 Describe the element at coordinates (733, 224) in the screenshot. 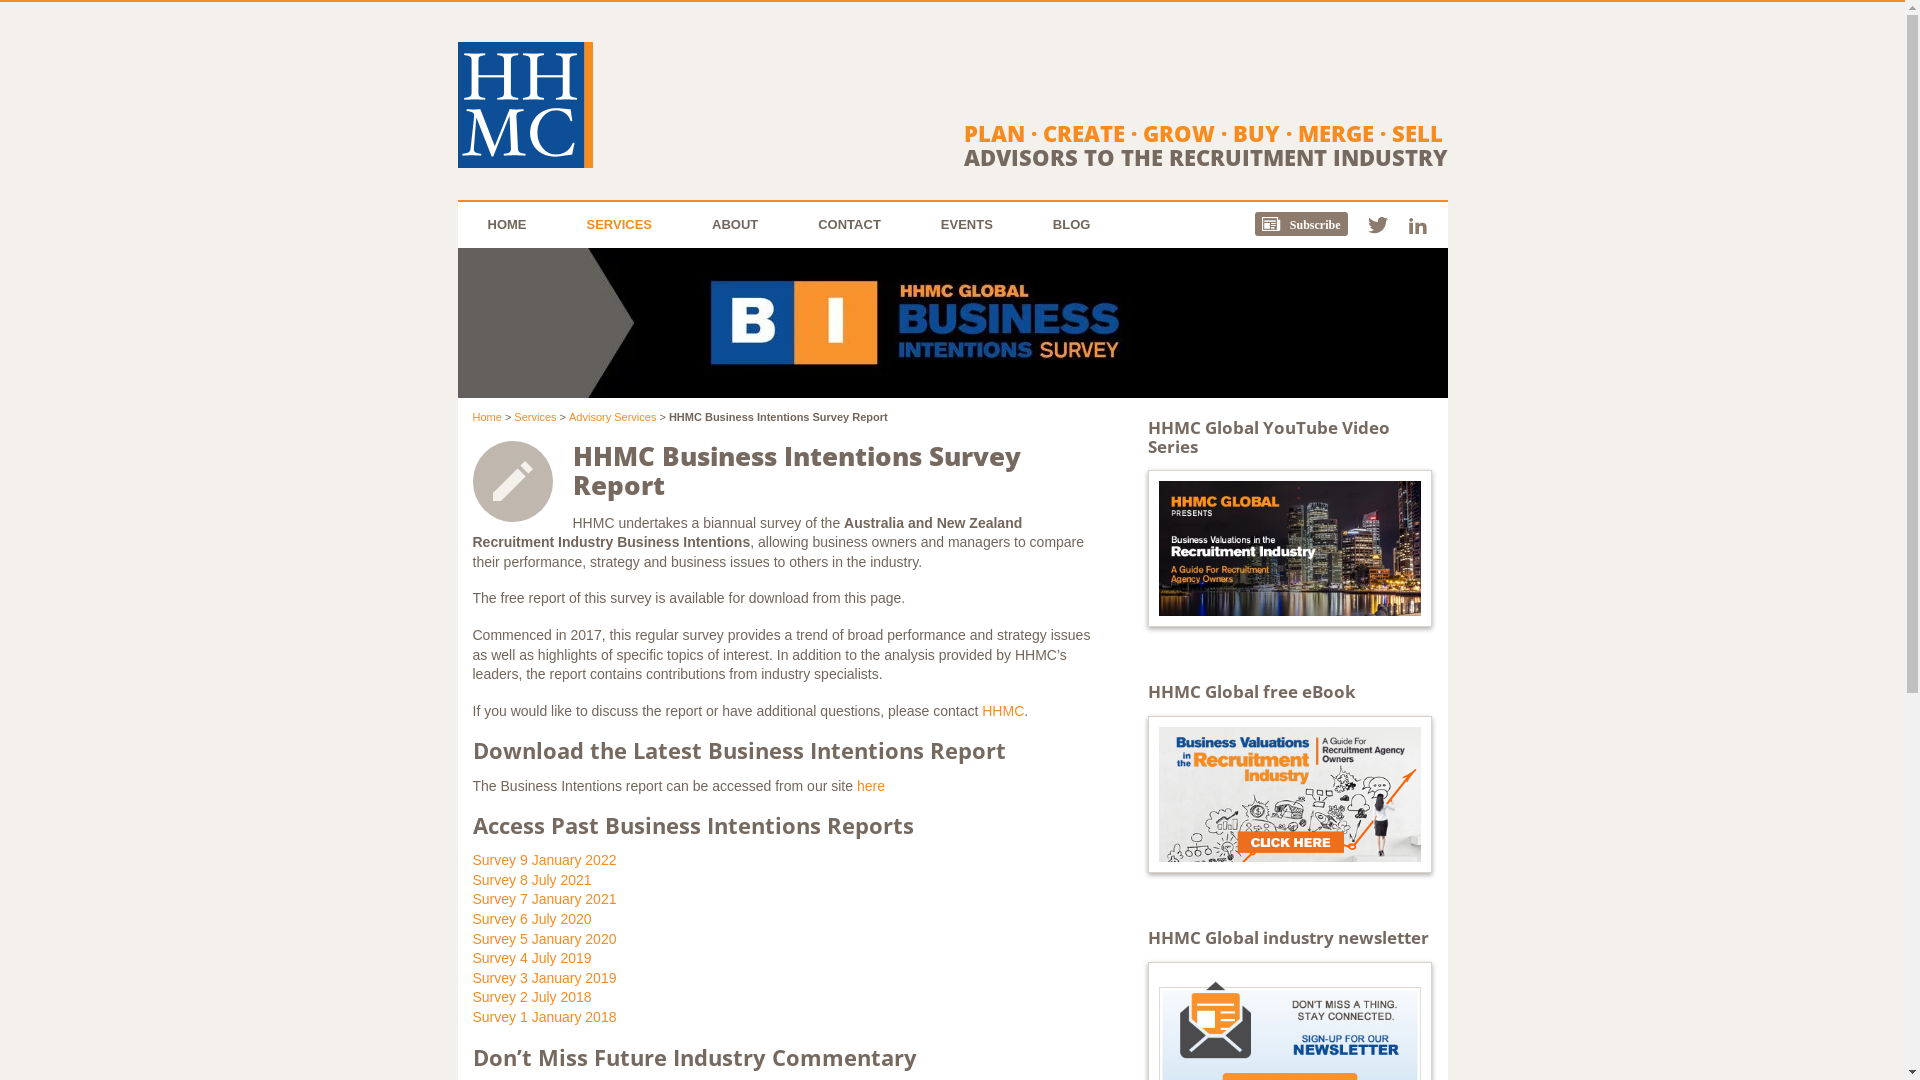

I see `'ABOUT'` at that location.